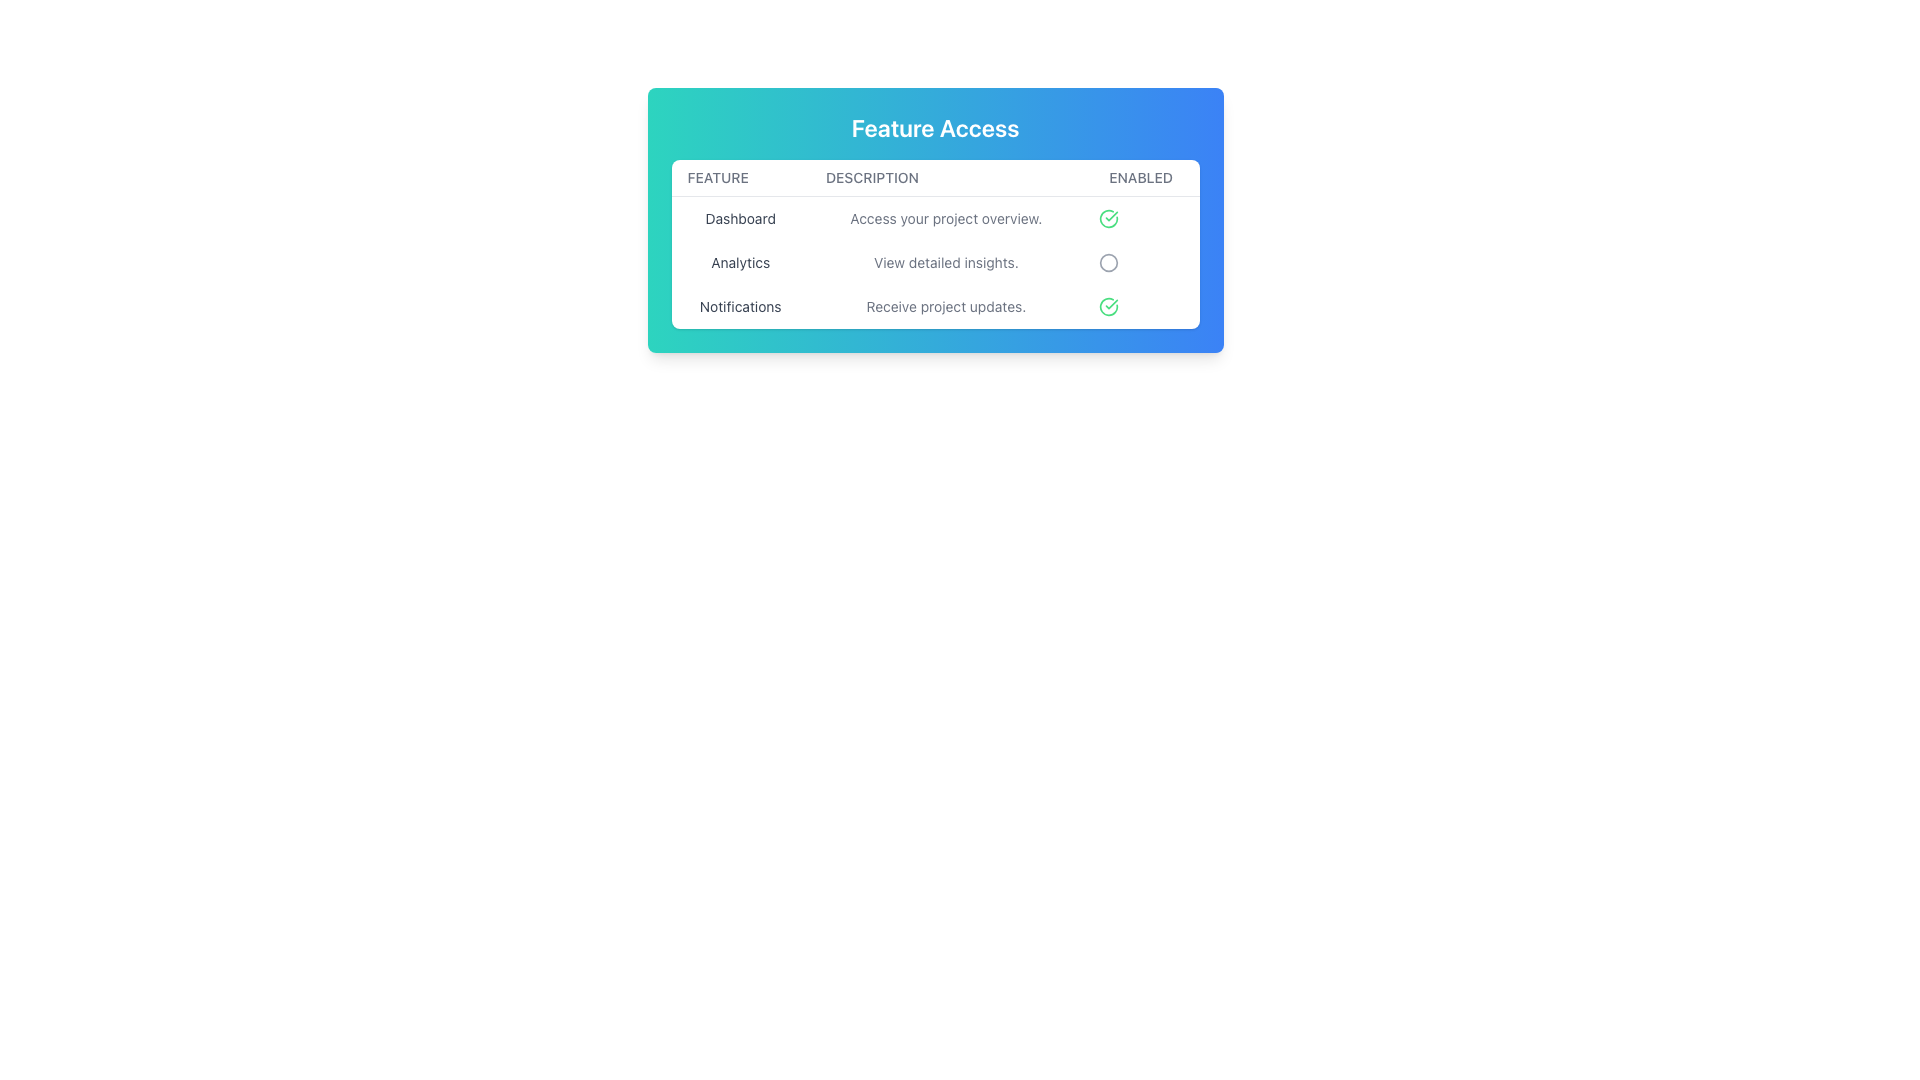 The image size is (1920, 1080). I want to click on the first row in the 'Feature Access' table, which describes the 'Dashboard' feature and indicates its enabled status, so click(934, 218).